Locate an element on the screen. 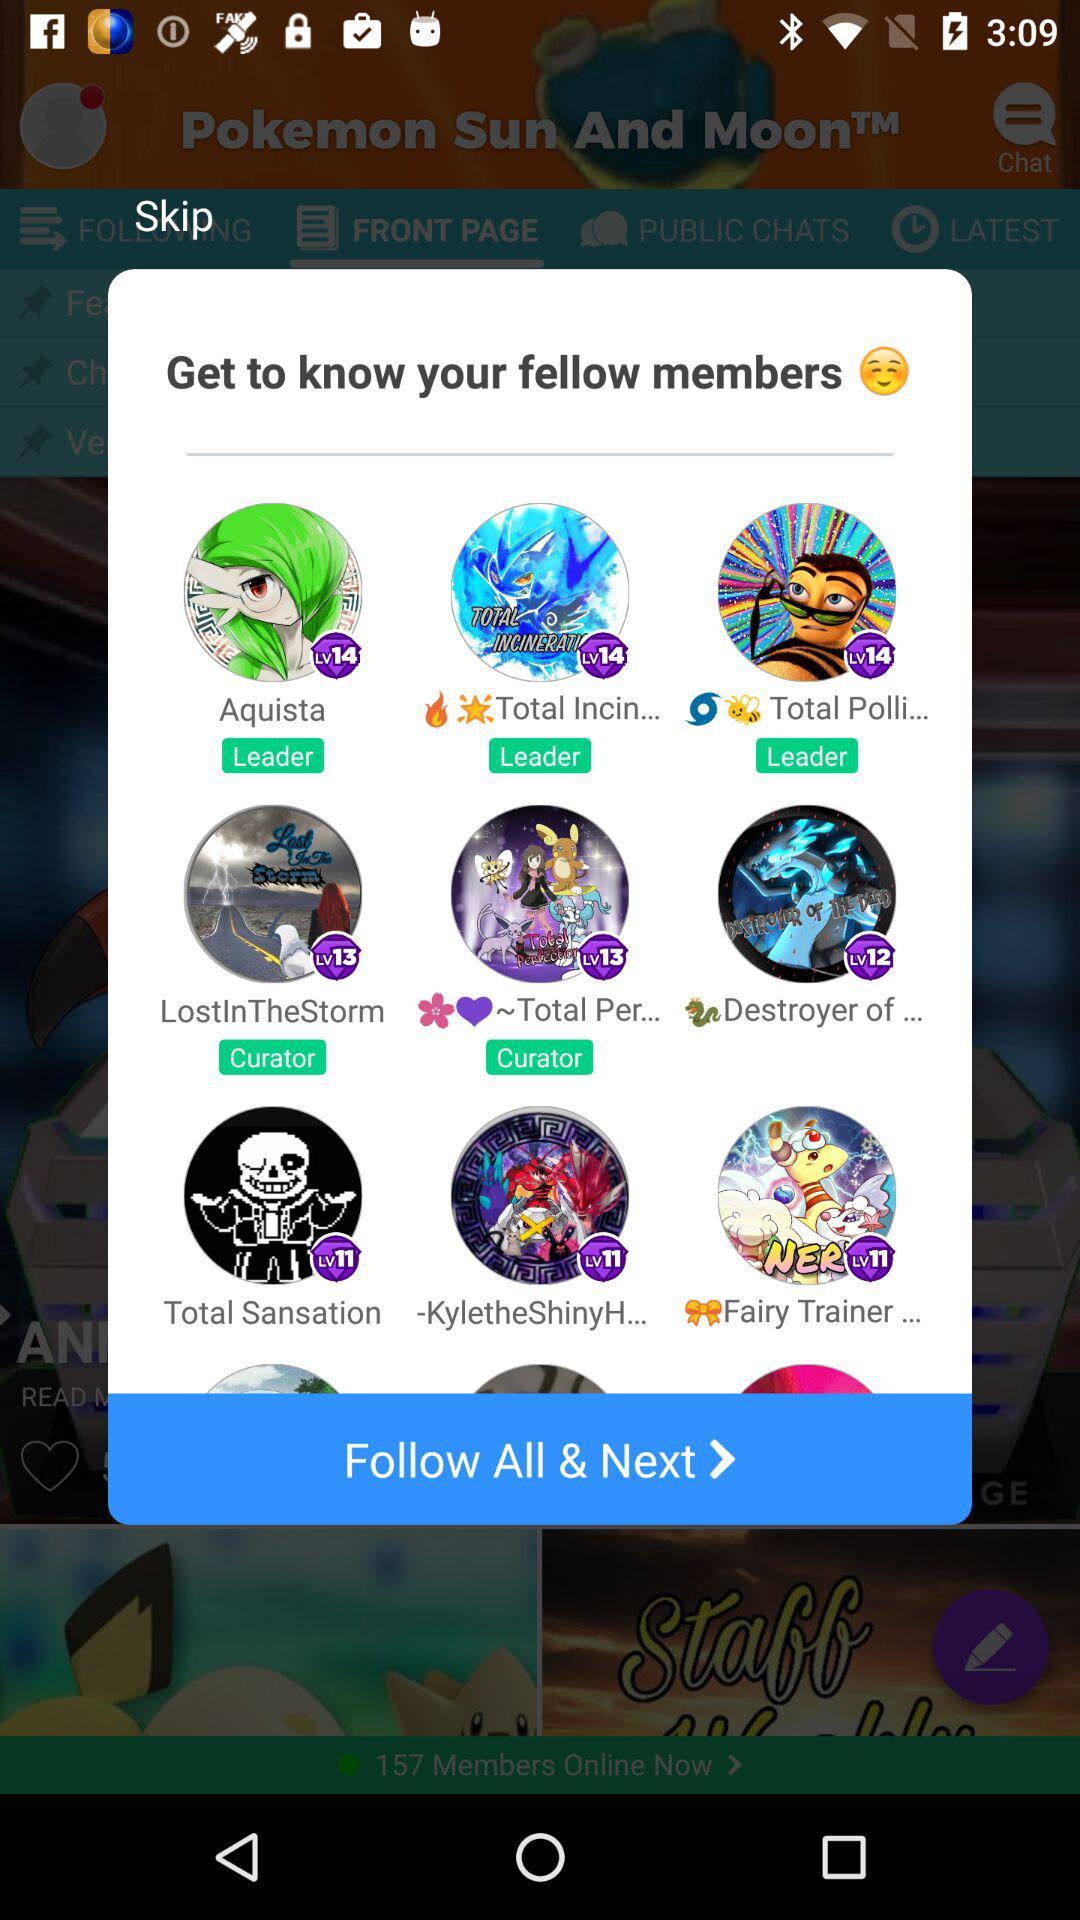 The height and width of the screenshot is (1920, 1080). the second image in the second row is located at coordinates (540, 892).